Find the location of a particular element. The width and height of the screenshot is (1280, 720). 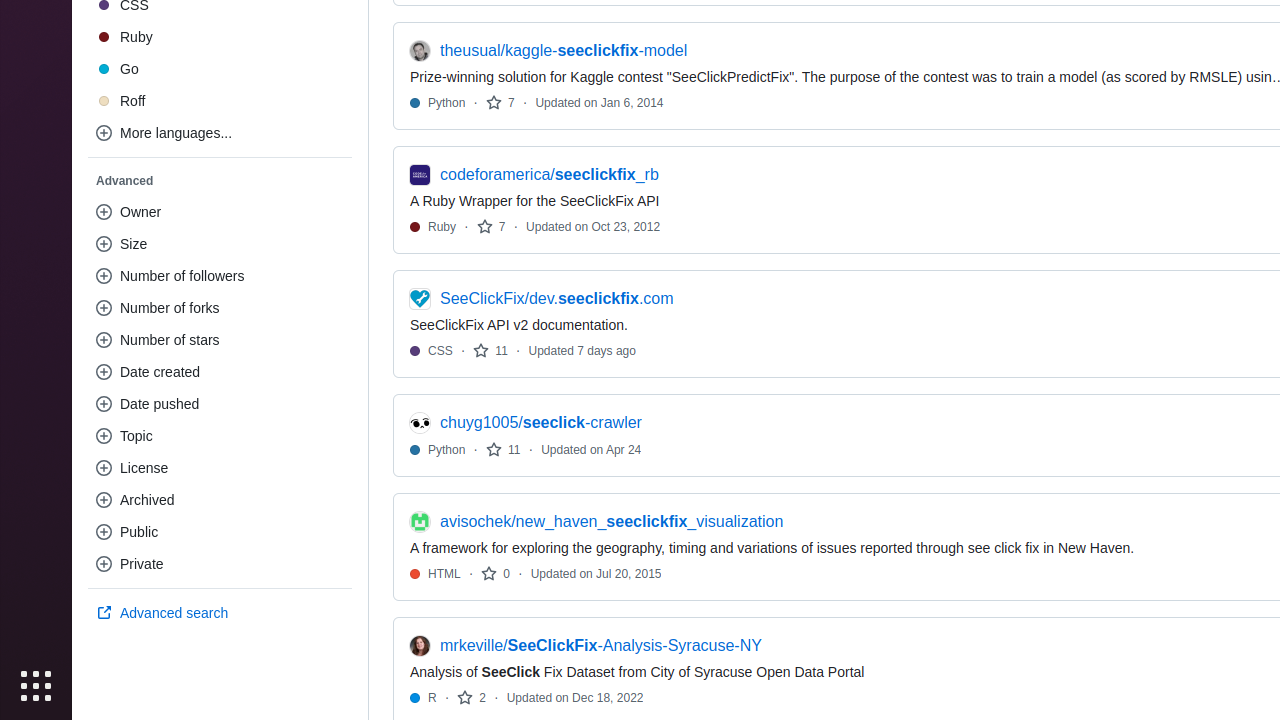

'0 stars' is located at coordinates (496, 573).